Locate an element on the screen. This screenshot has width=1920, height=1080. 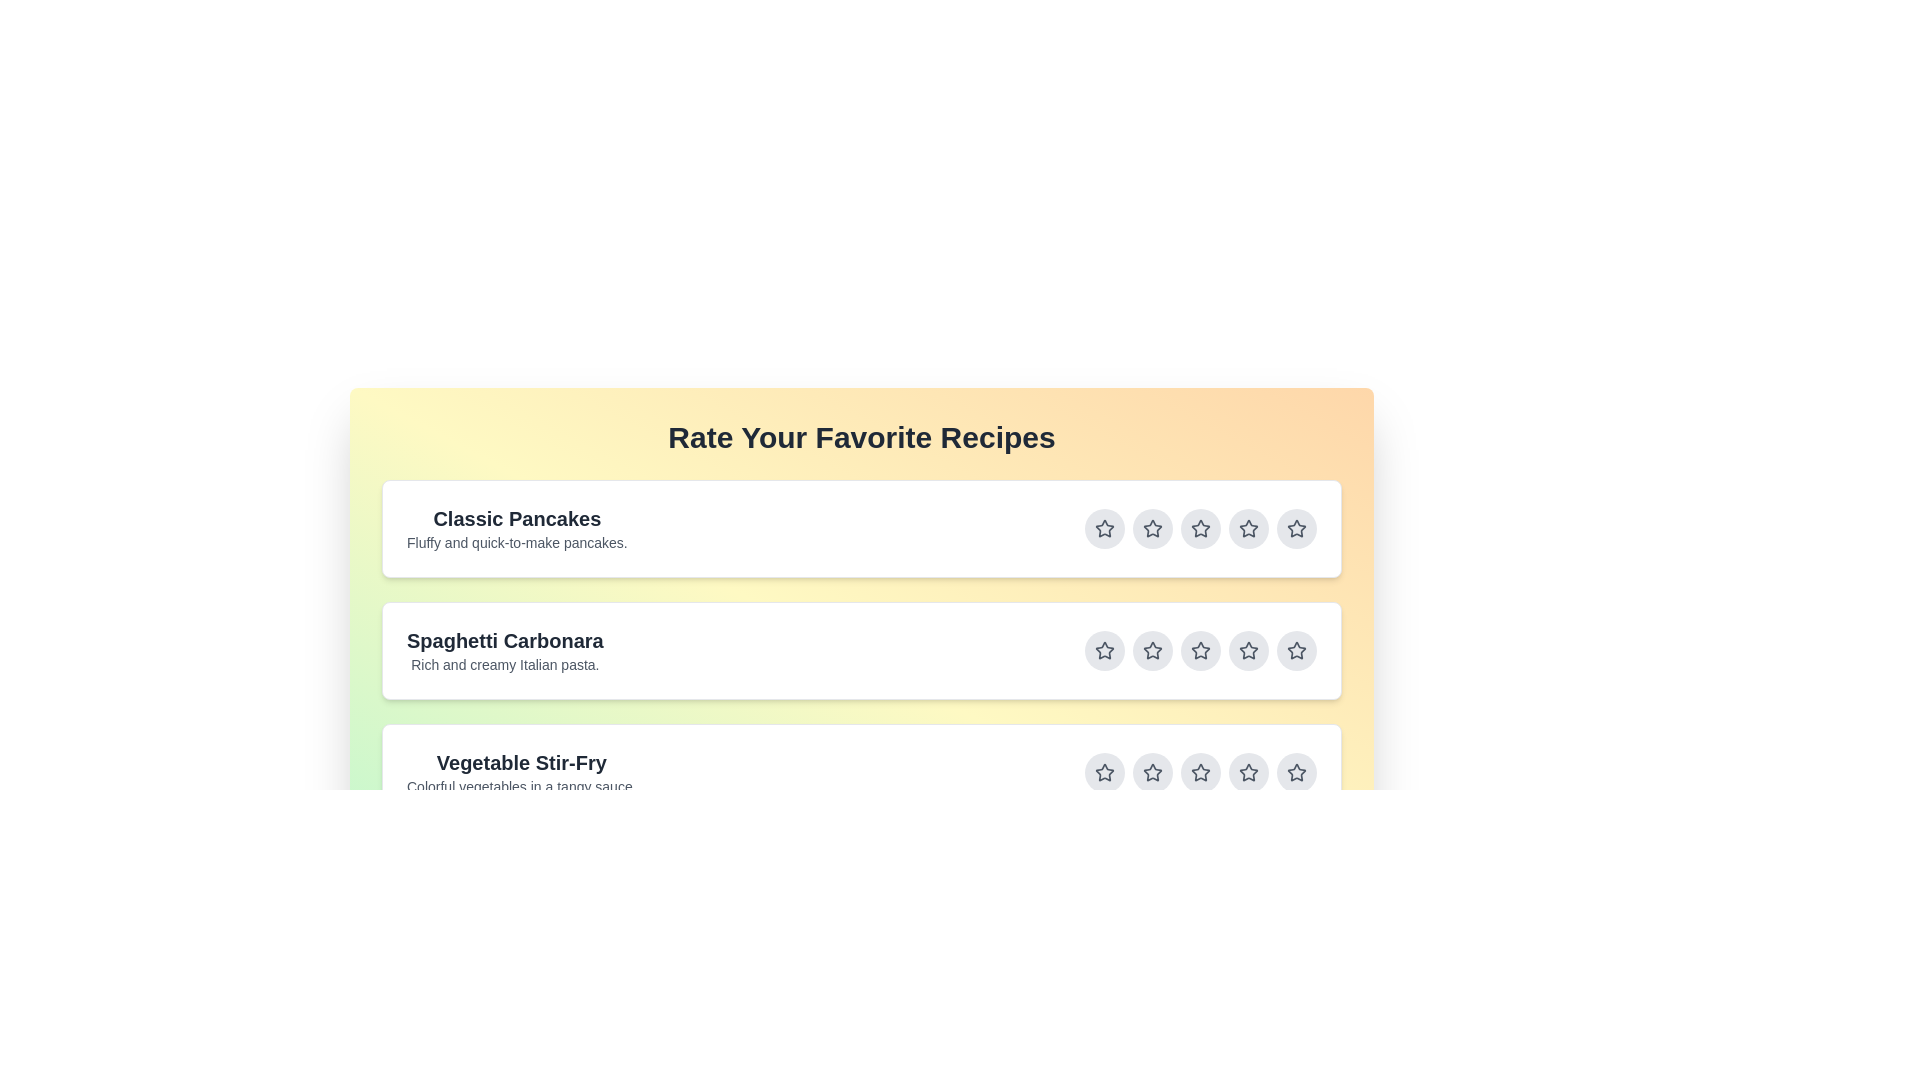
the star button for rating 3 of the recipe Spaghetti Carbonara is located at coordinates (1200, 651).